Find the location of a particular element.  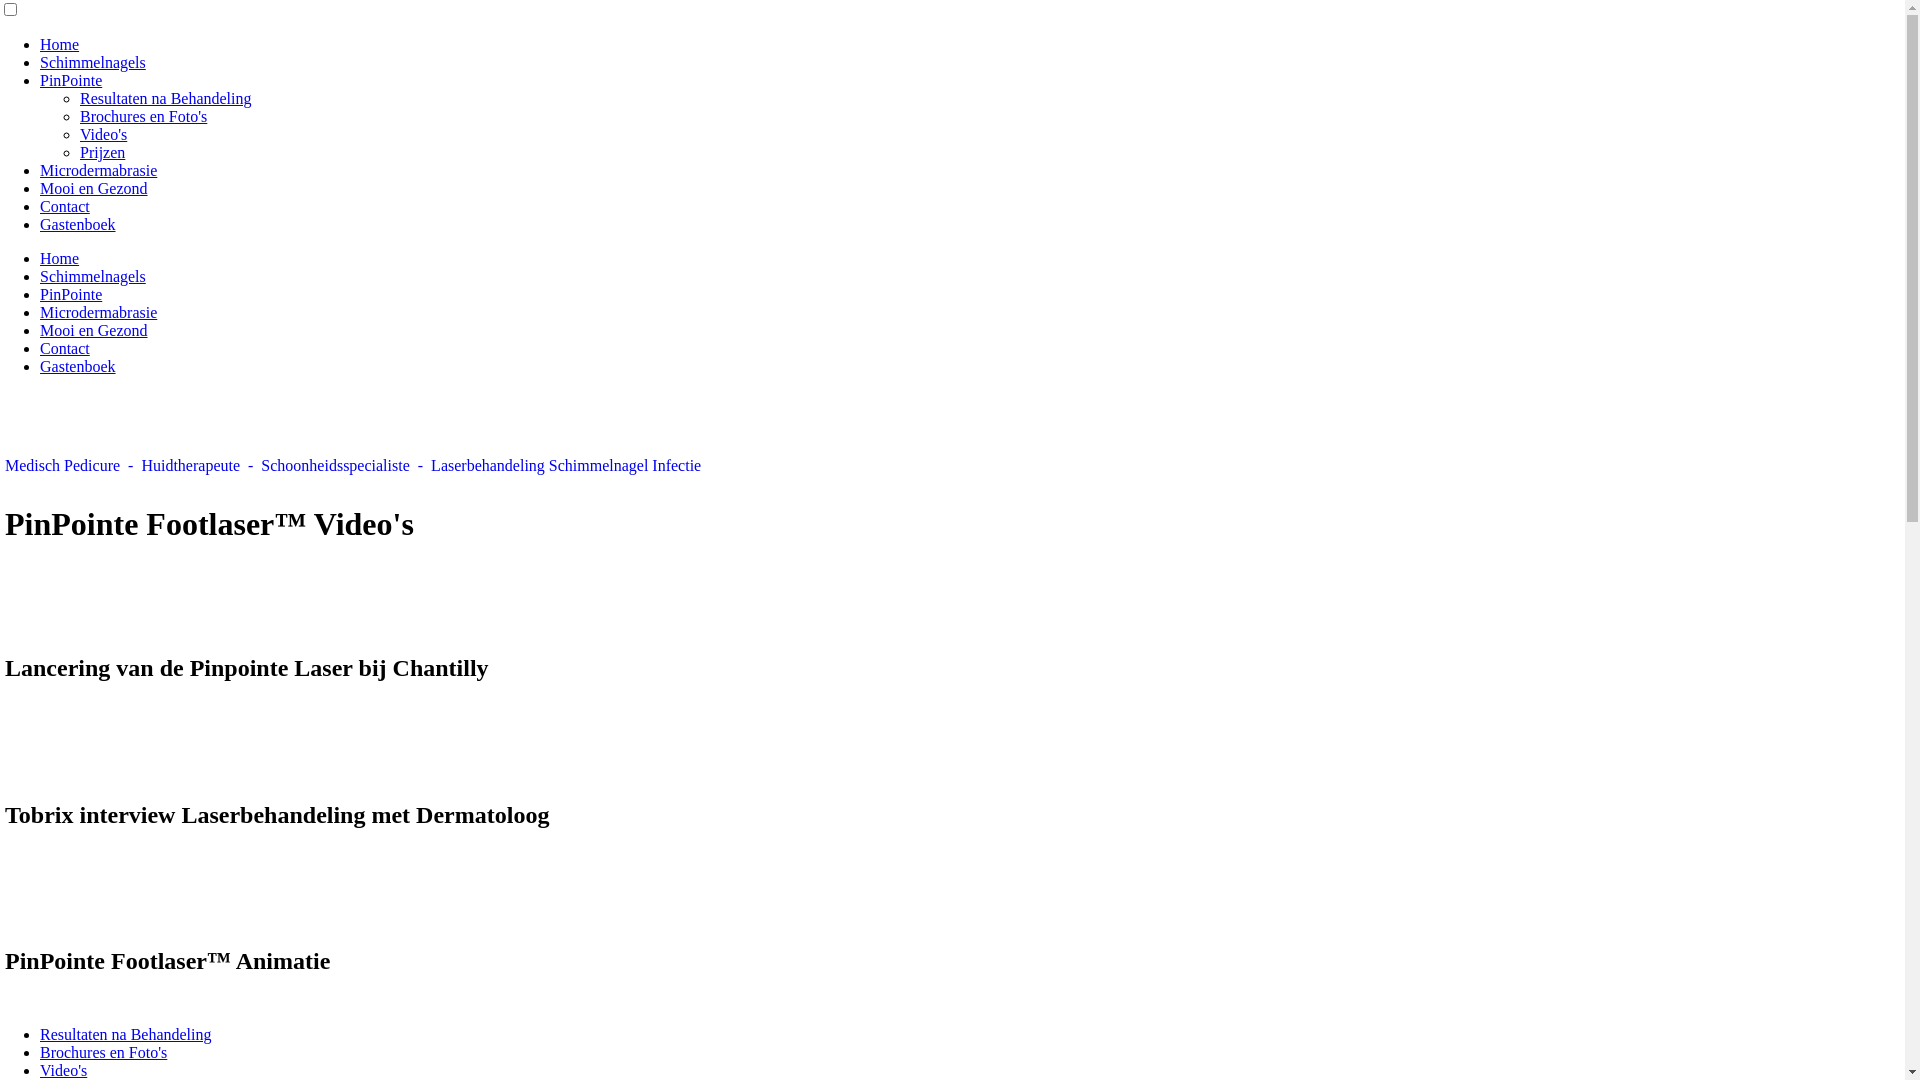

'Mooi en Gezond' is located at coordinates (93, 329).